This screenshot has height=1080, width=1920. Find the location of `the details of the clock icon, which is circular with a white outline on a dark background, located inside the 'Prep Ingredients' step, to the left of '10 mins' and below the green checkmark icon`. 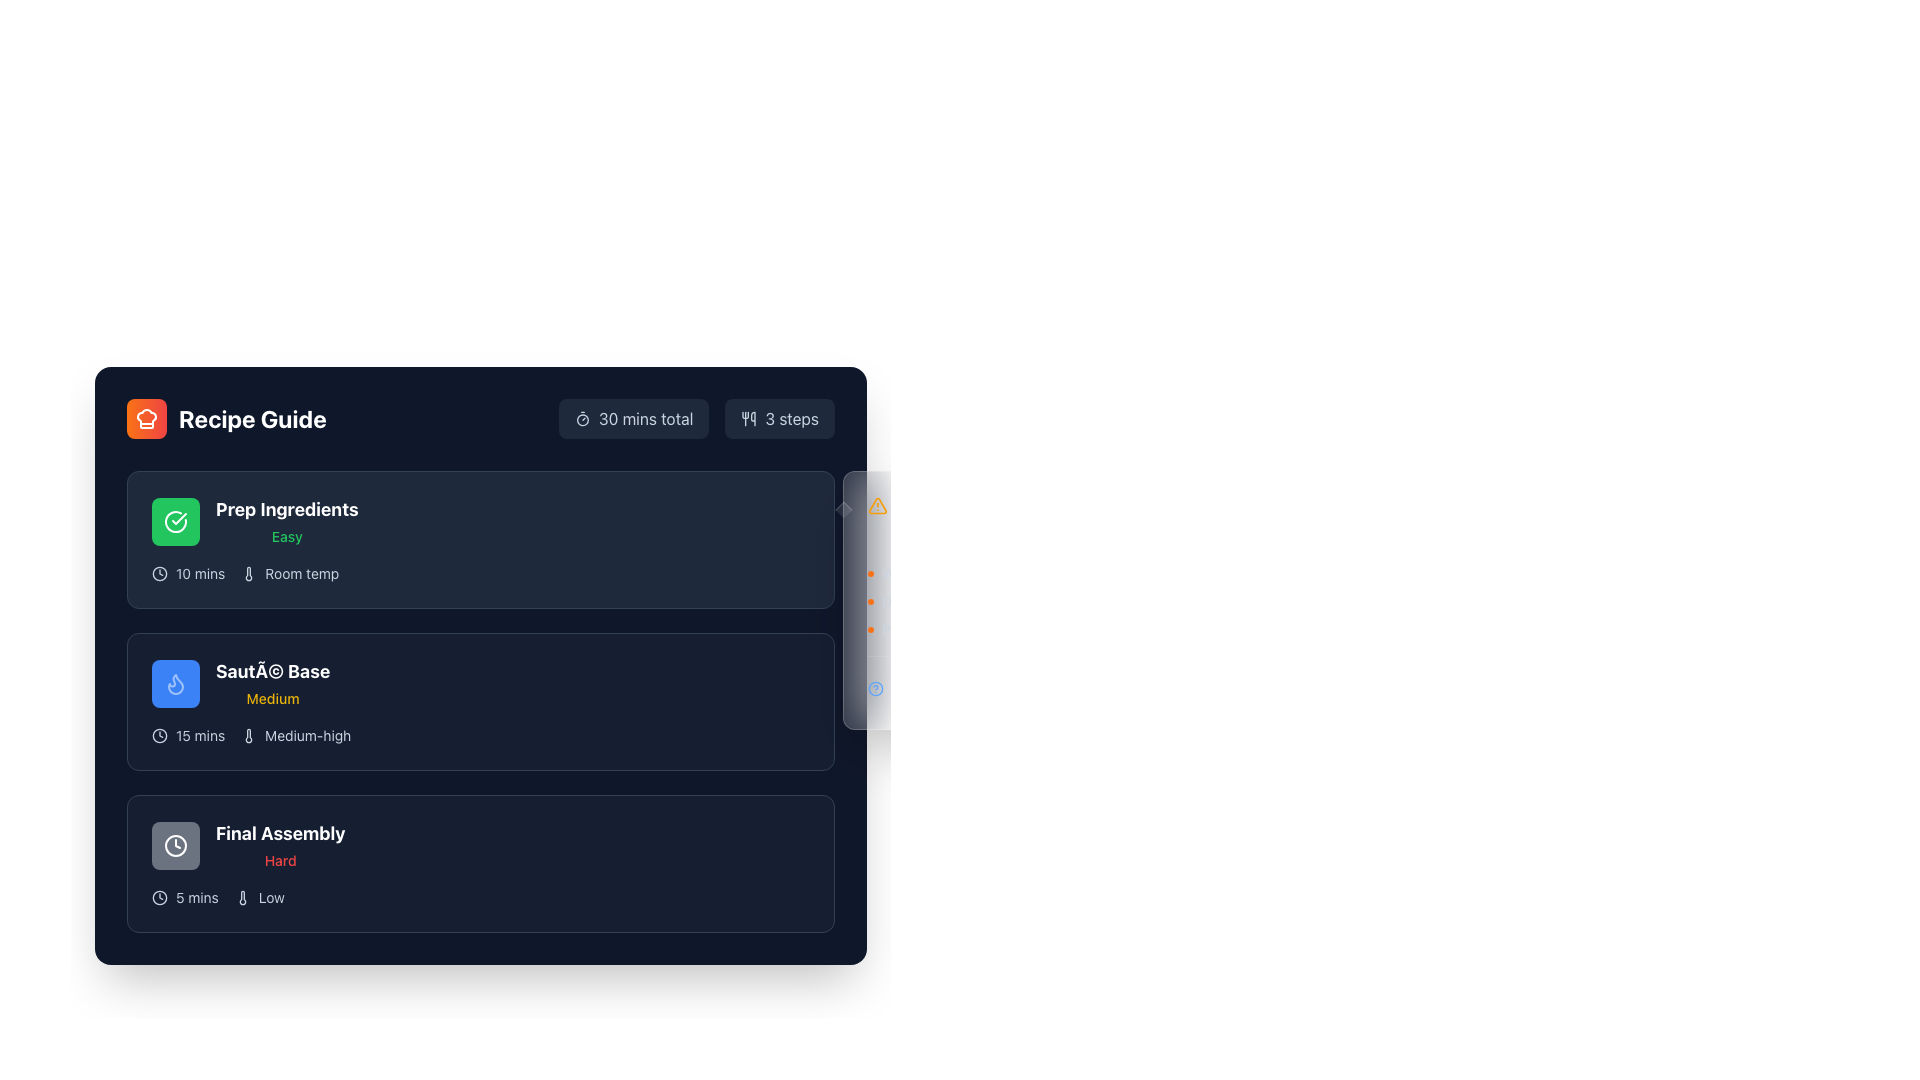

the details of the clock icon, which is circular with a white outline on a dark background, located inside the 'Prep Ingredients' step, to the left of '10 mins' and below the green checkmark icon is located at coordinates (158, 574).